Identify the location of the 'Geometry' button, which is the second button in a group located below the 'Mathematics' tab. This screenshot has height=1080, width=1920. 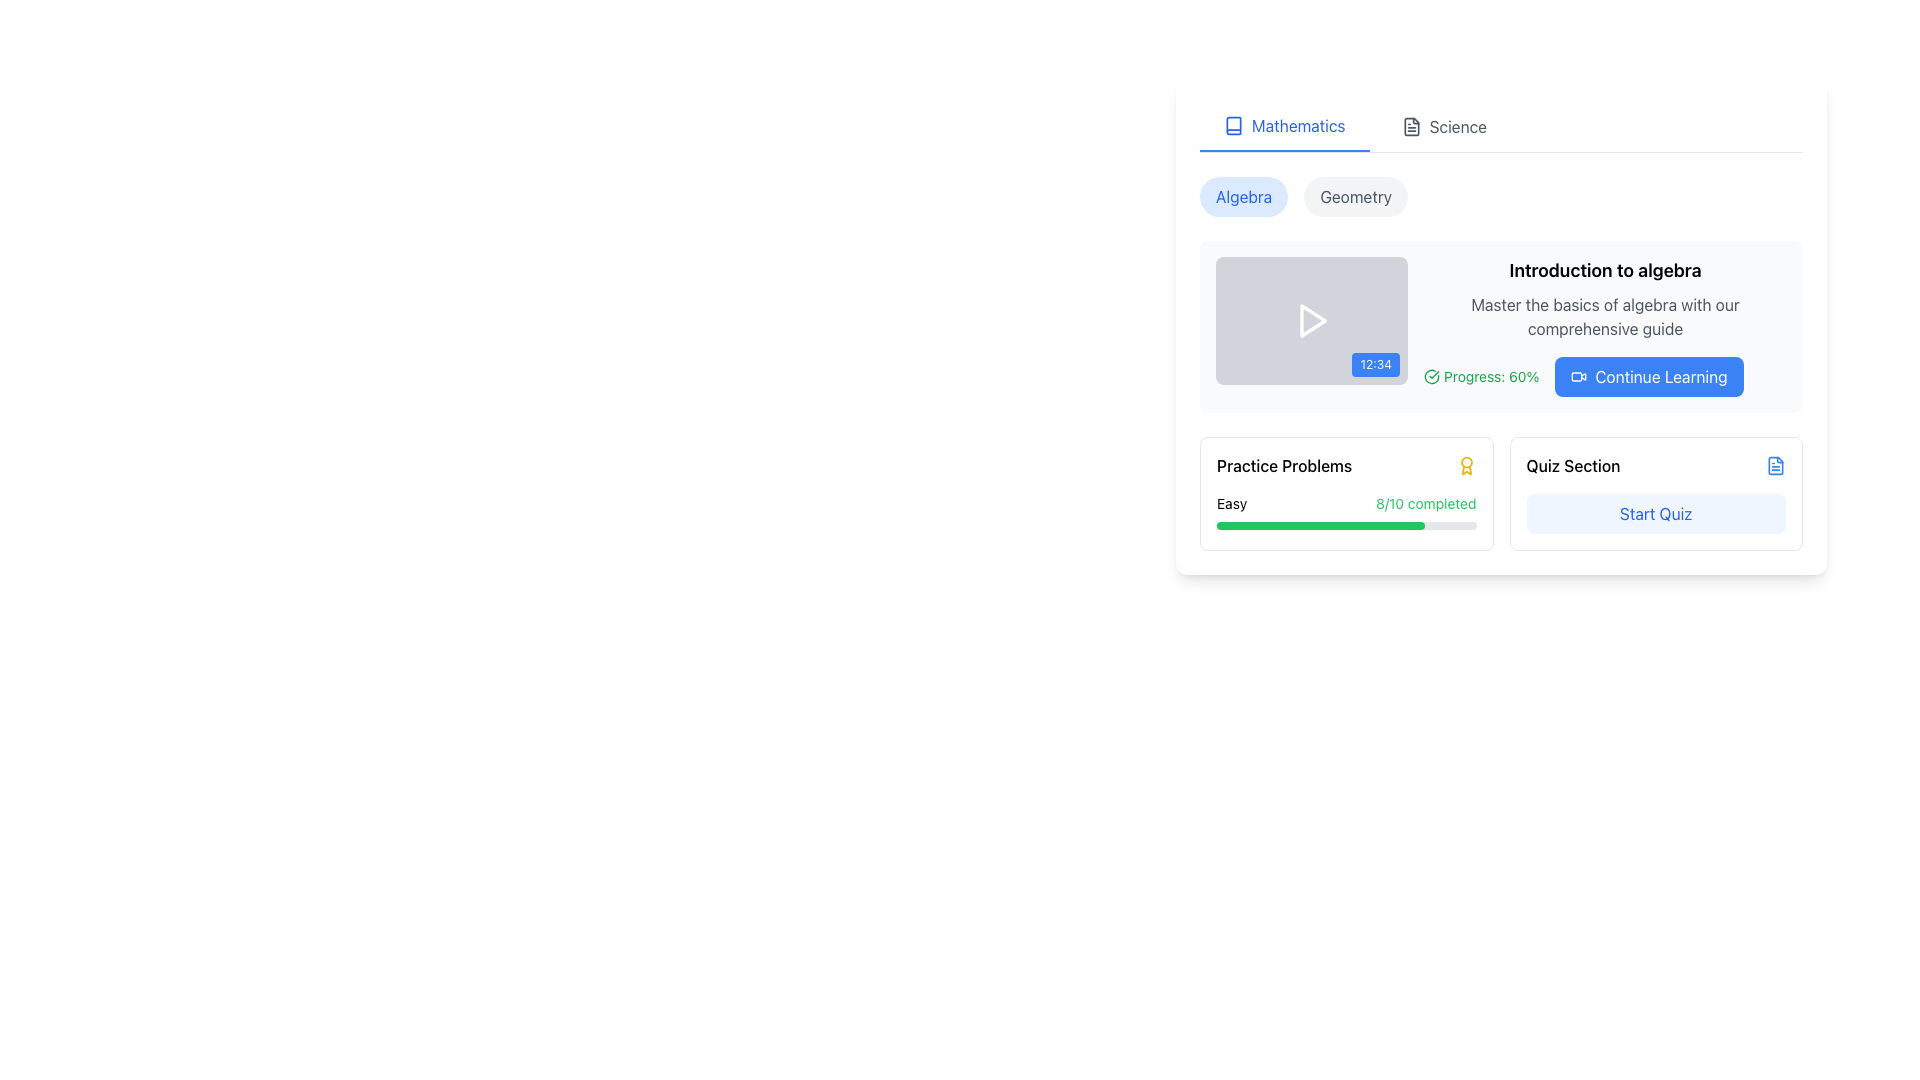
(1356, 196).